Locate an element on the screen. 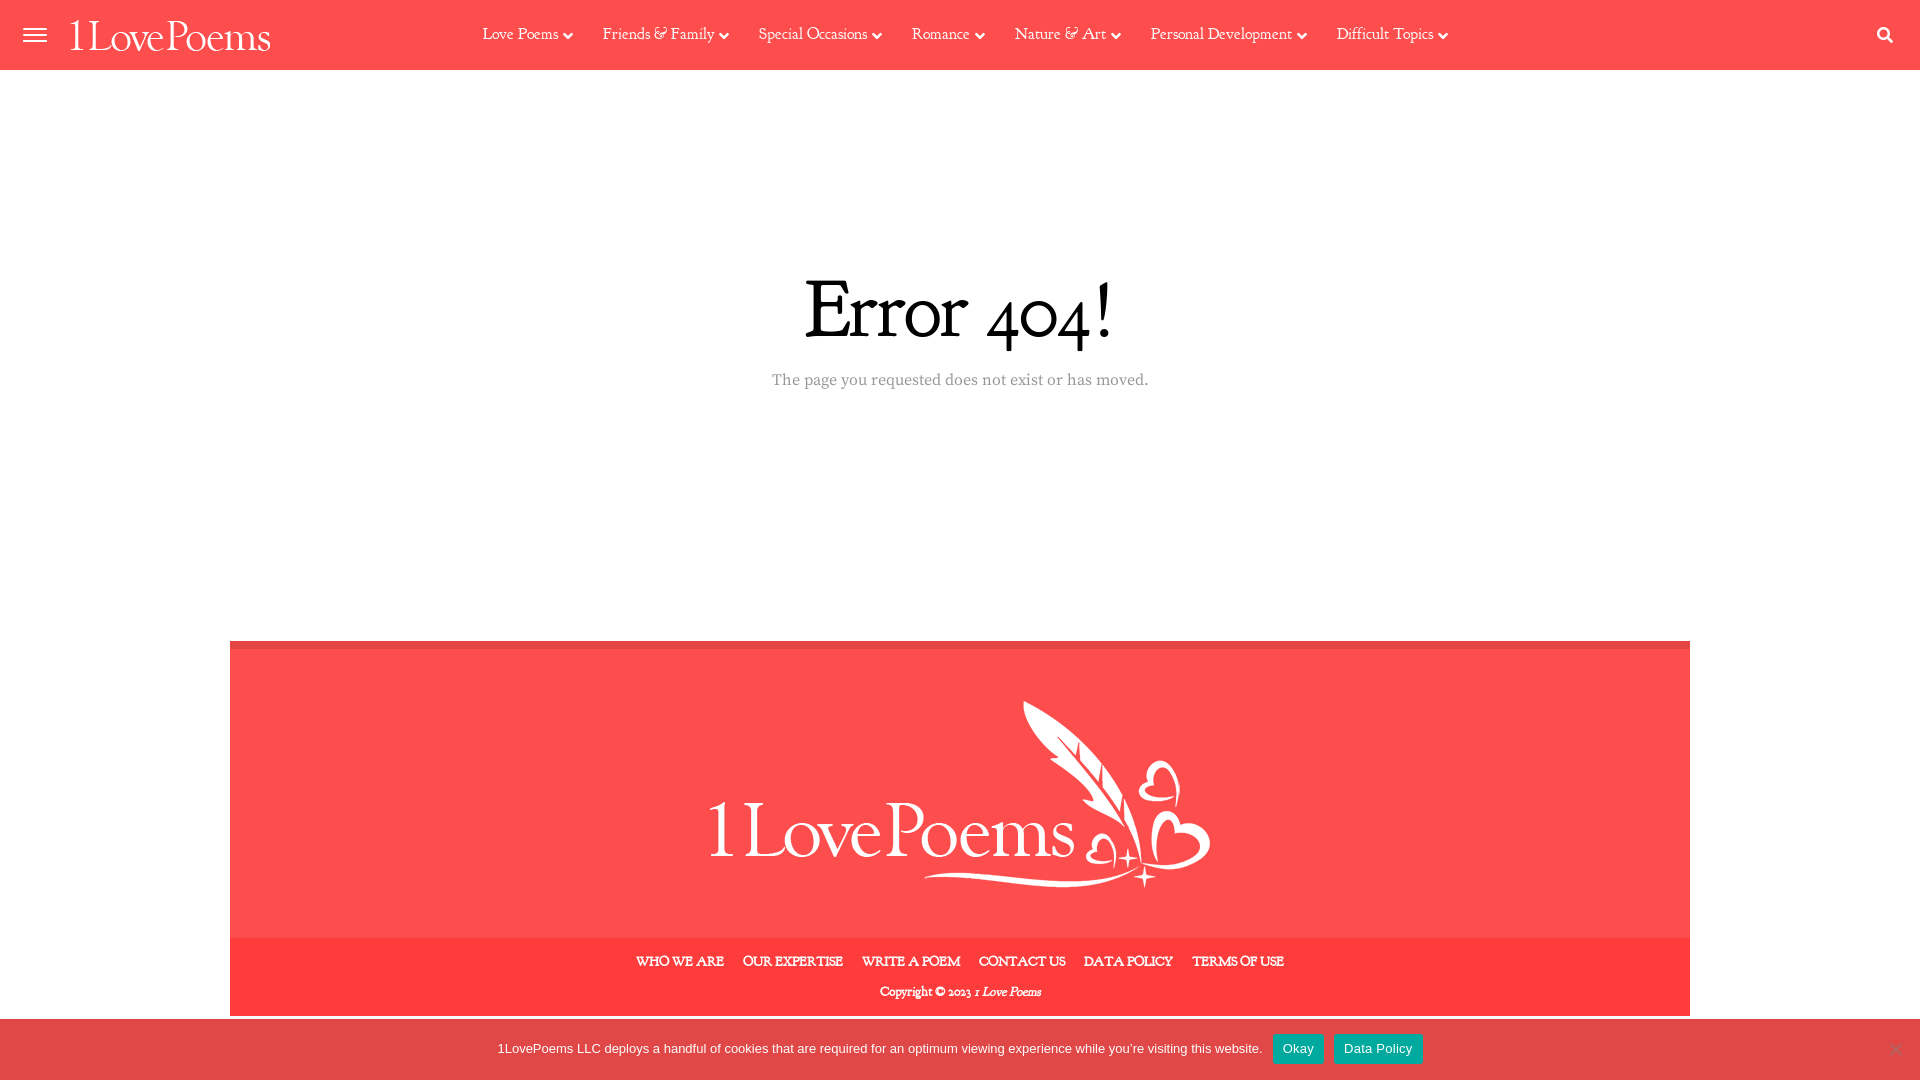 This screenshot has width=1920, height=1080. 'CONTACT US' is located at coordinates (979, 960).